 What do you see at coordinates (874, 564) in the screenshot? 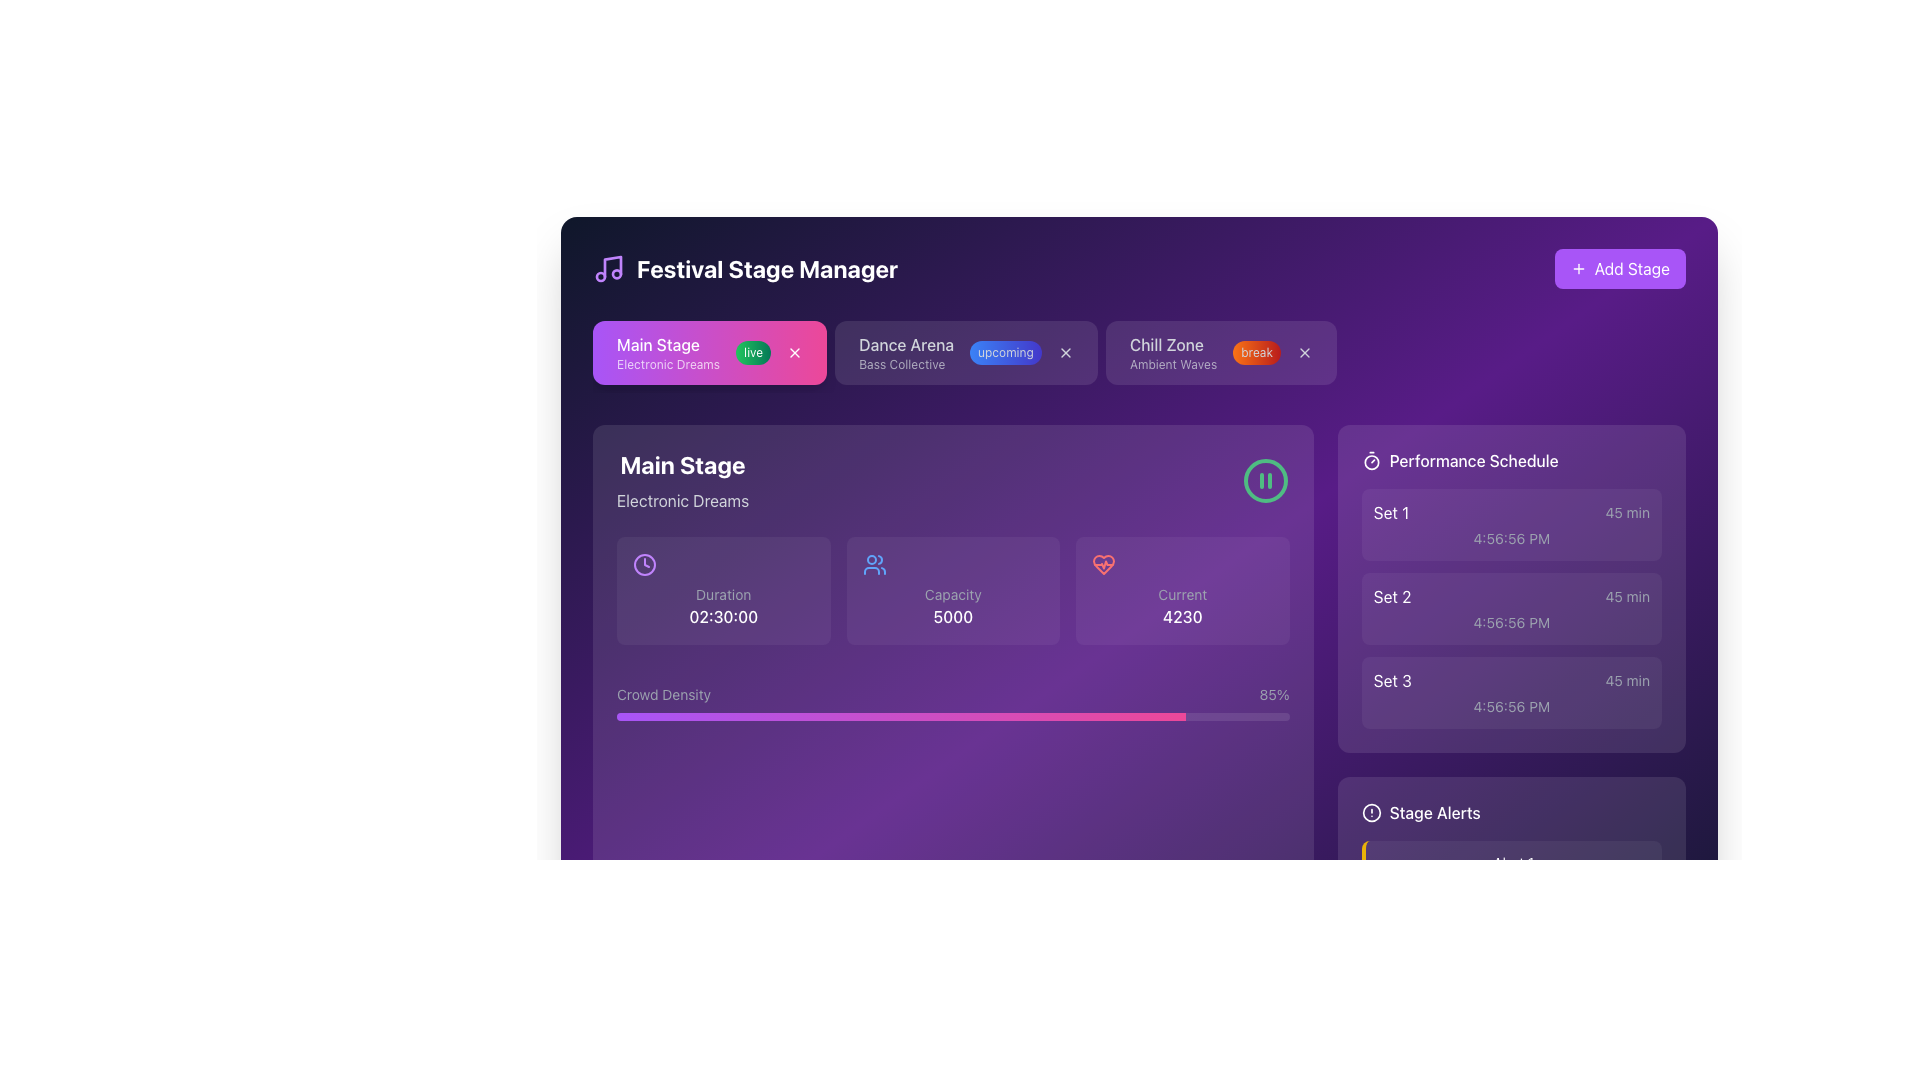
I see `capacity icon located in the second data card under the 'Main Stage' section, which symbolizes the number of attendees and is positioned directly above the numerical value '5000'` at bounding box center [874, 564].